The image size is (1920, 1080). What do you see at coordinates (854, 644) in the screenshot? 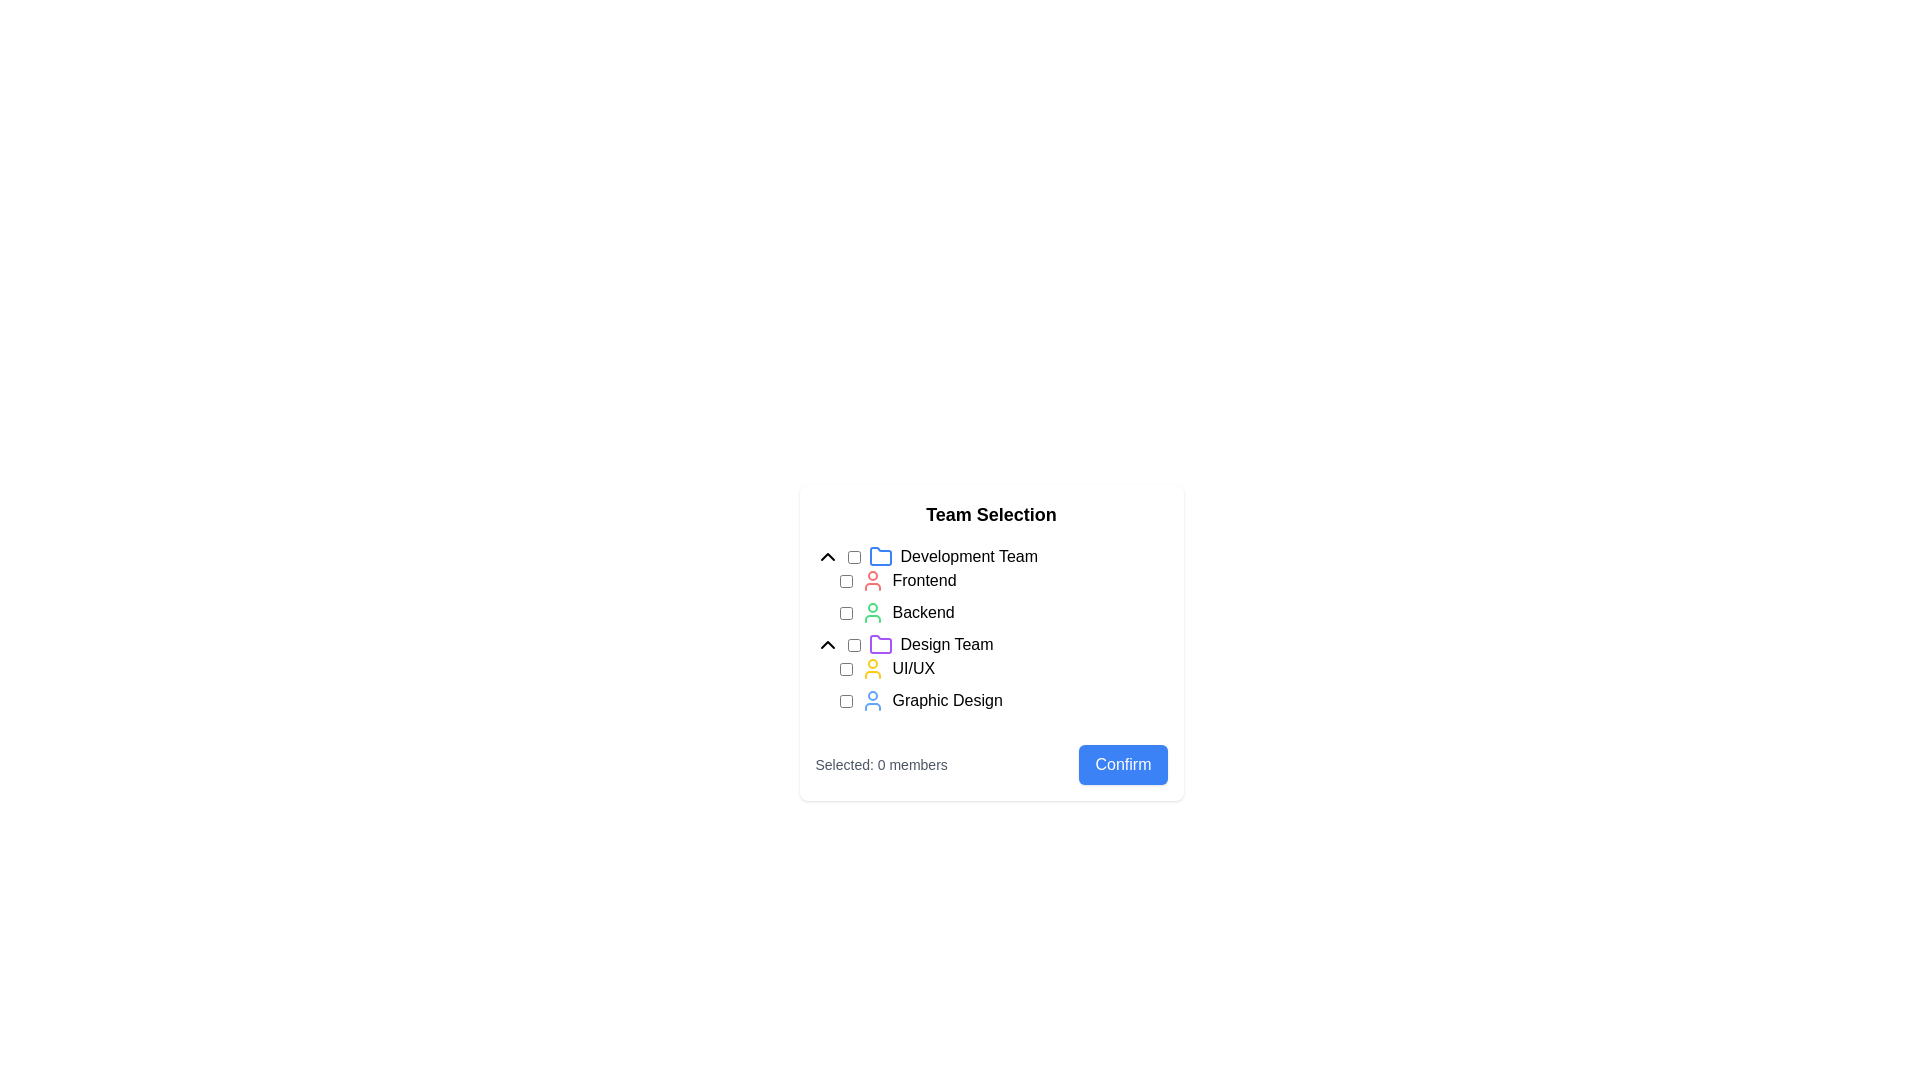
I see `the checkbox` at bounding box center [854, 644].